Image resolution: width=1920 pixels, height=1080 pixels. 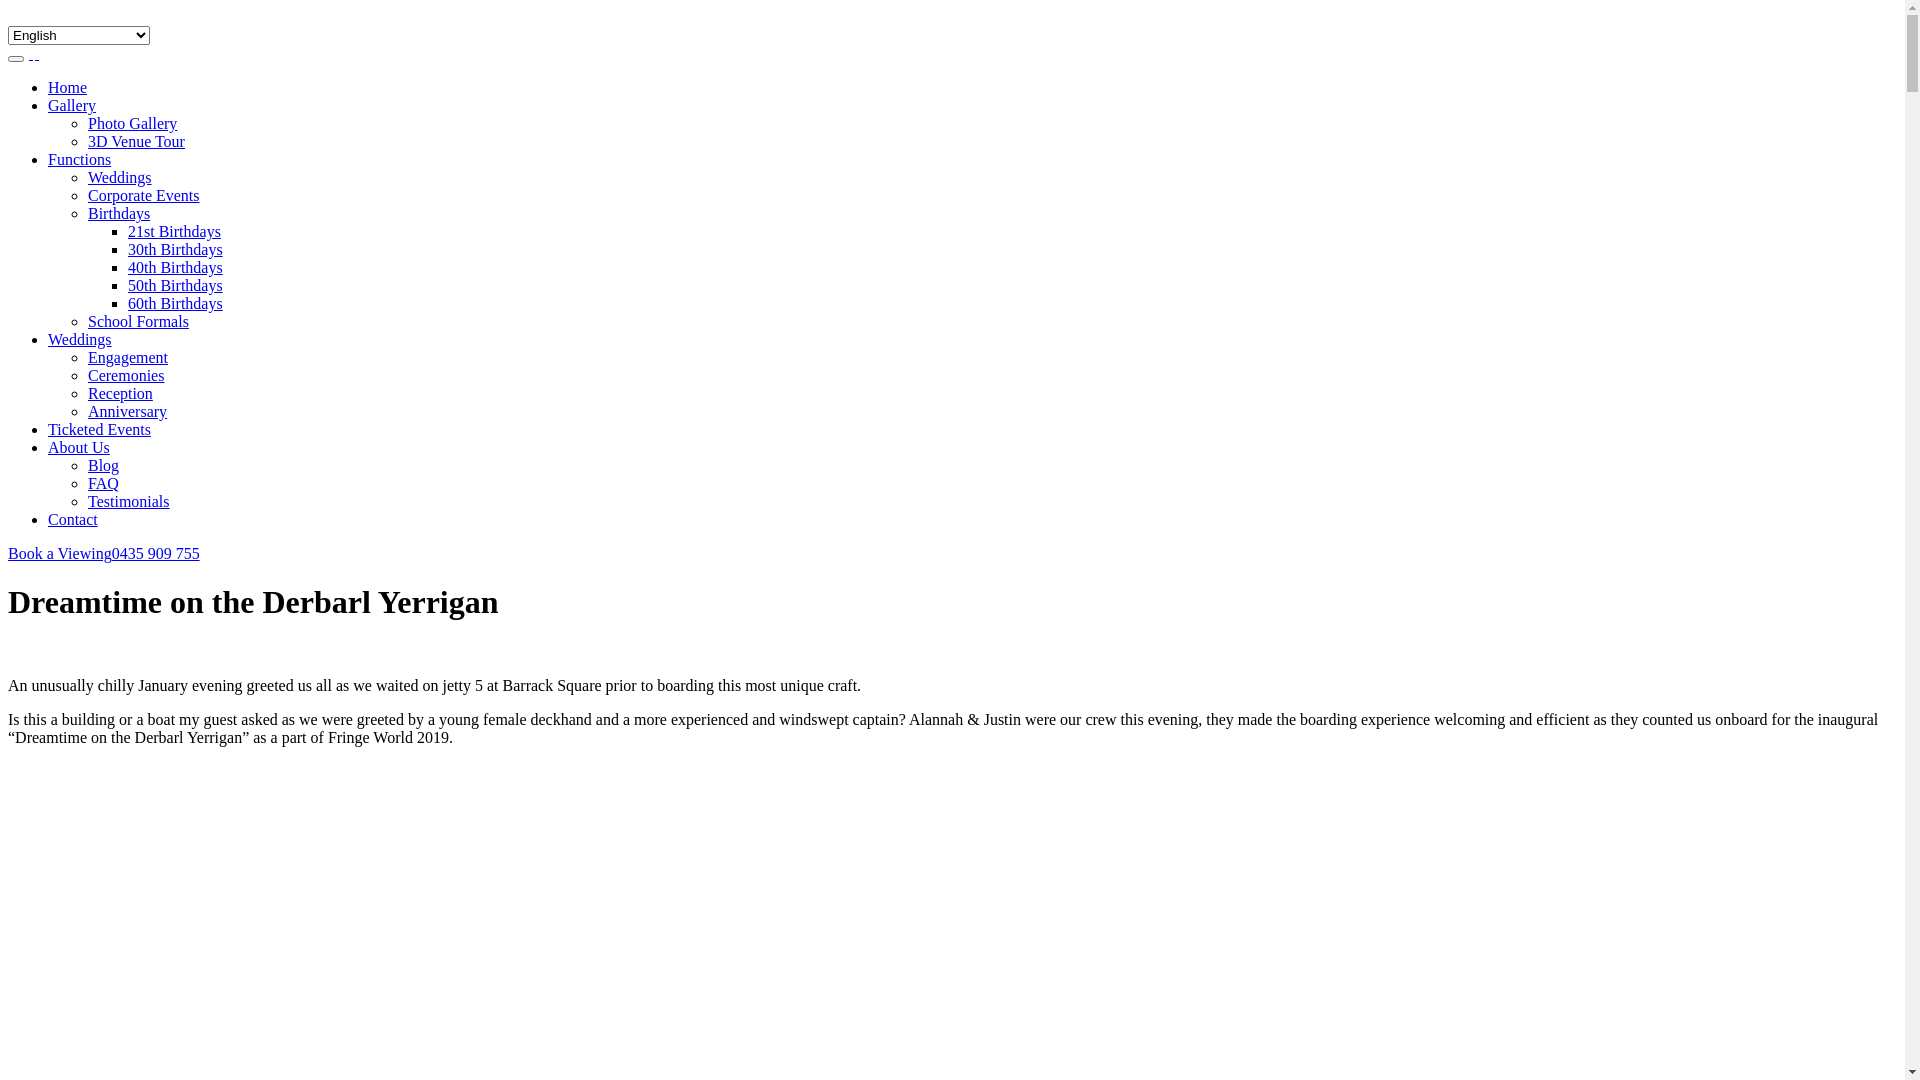 I want to click on 'Testimonials', so click(x=128, y=500).